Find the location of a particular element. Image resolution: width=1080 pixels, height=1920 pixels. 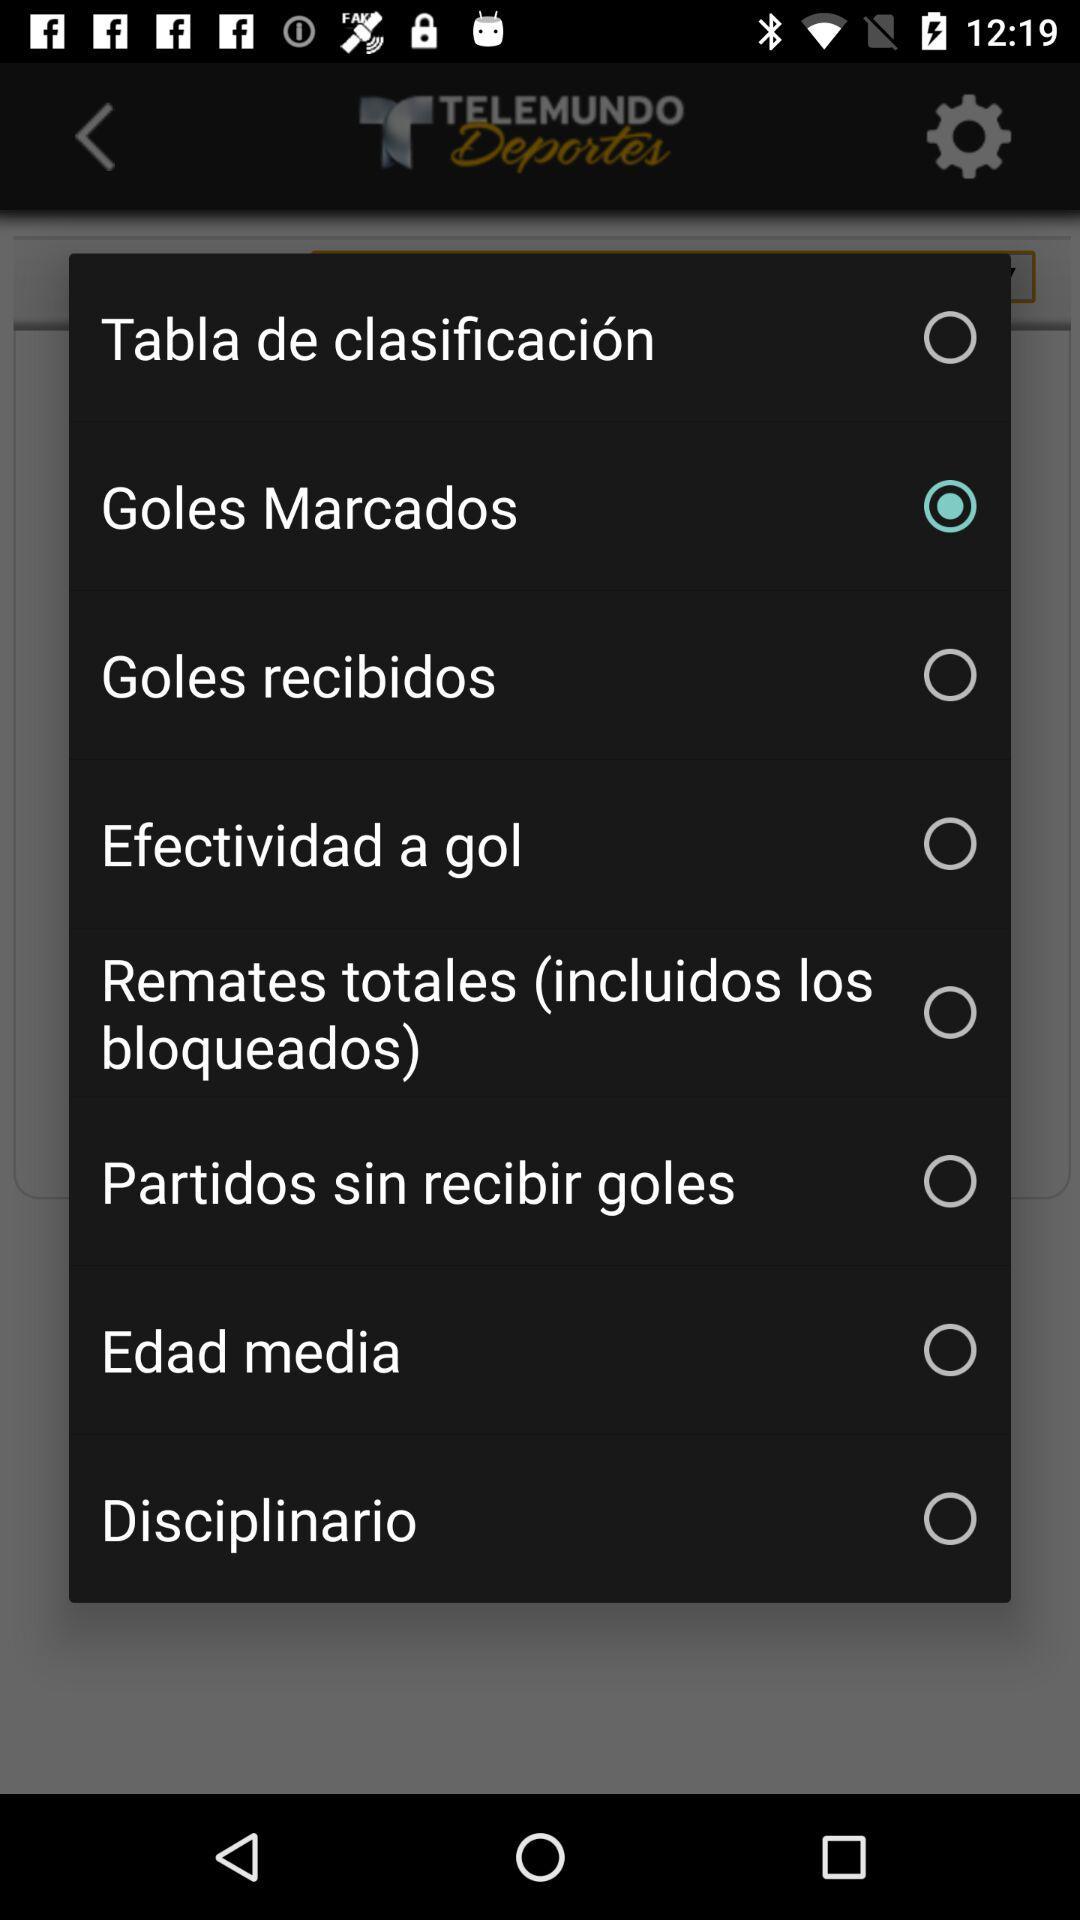

item above the remates totales incluidos icon is located at coordinates (540, 843).